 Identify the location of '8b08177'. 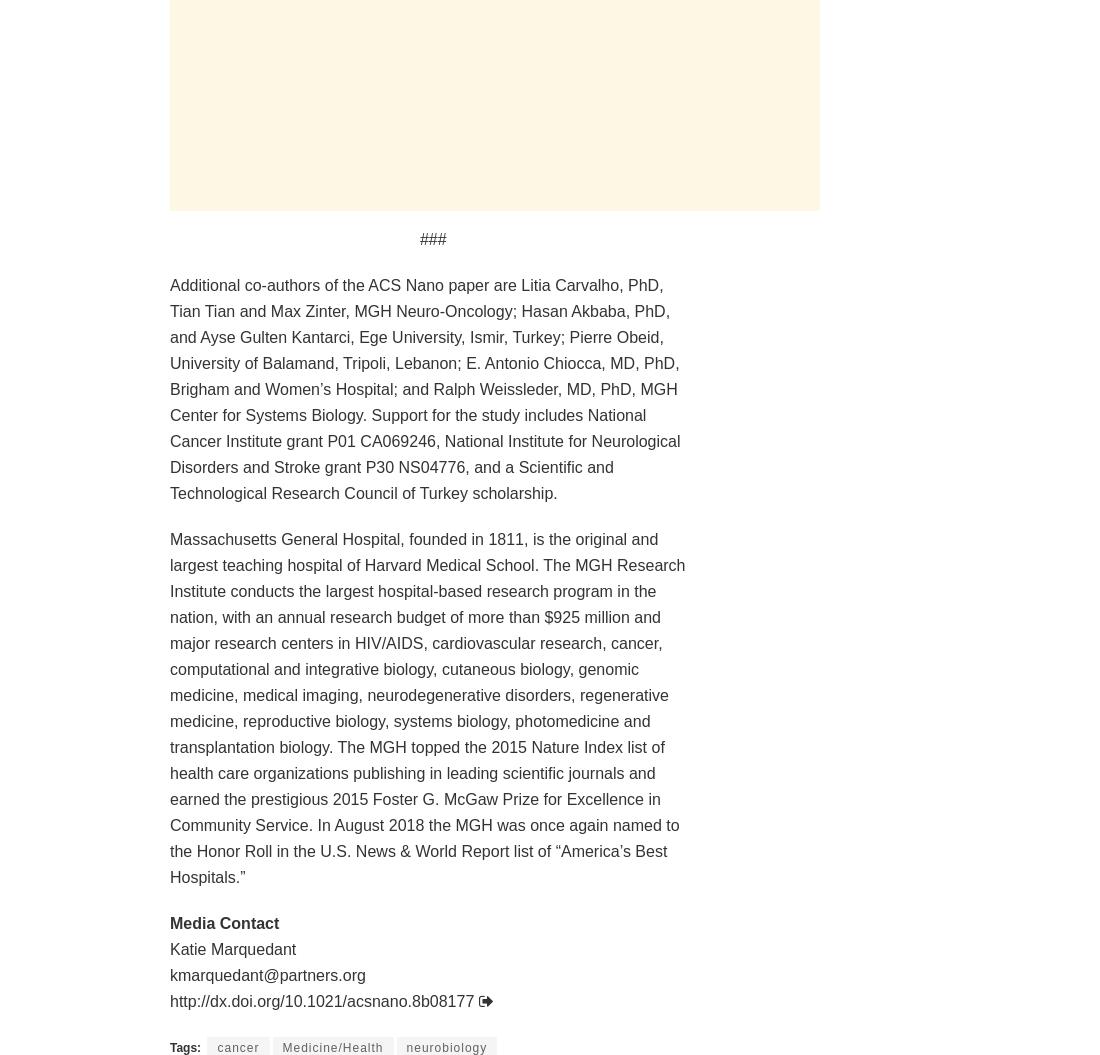
(443, 999).